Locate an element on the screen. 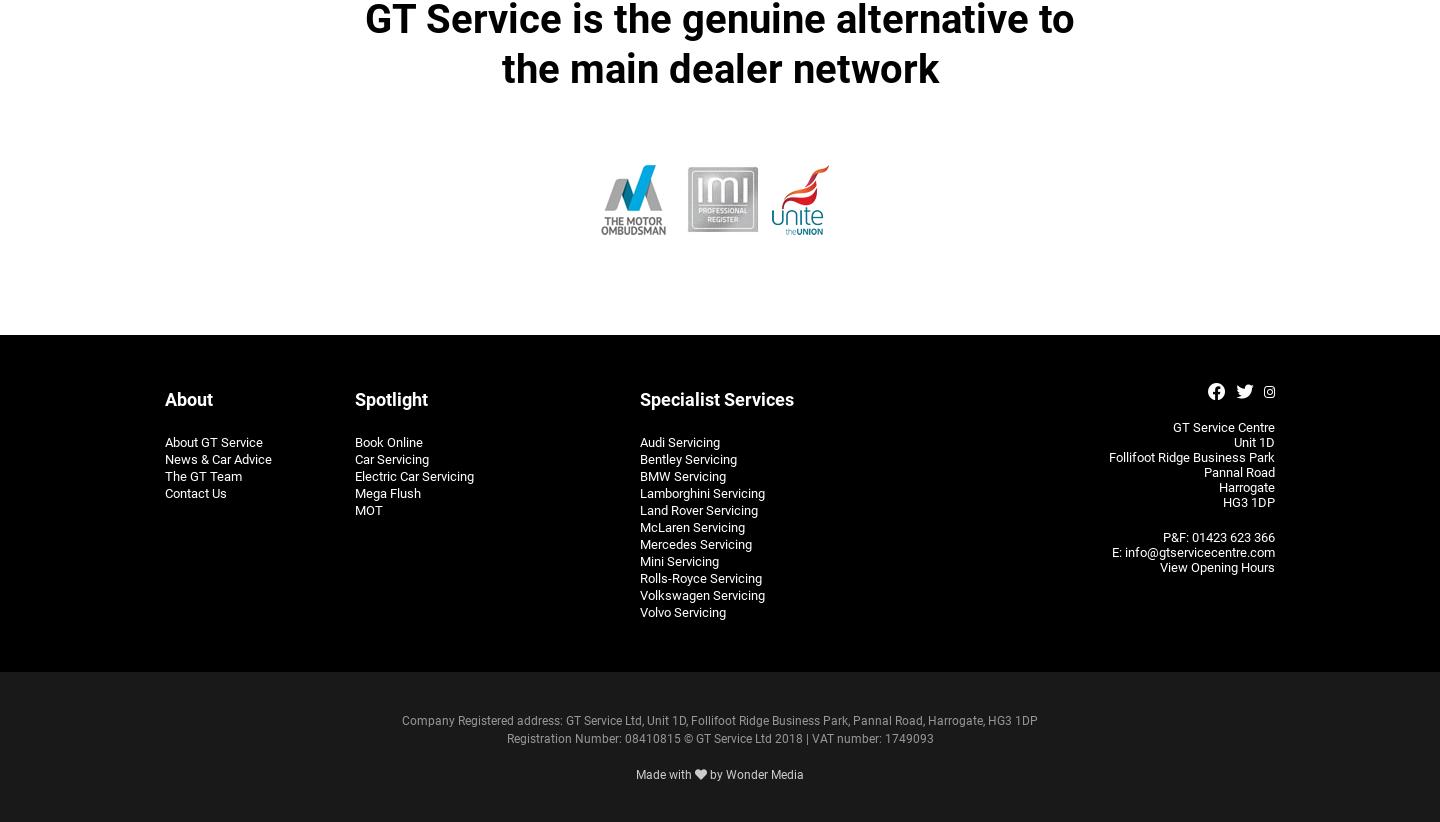  'The GT Team' is located at coordinates (203, 475).